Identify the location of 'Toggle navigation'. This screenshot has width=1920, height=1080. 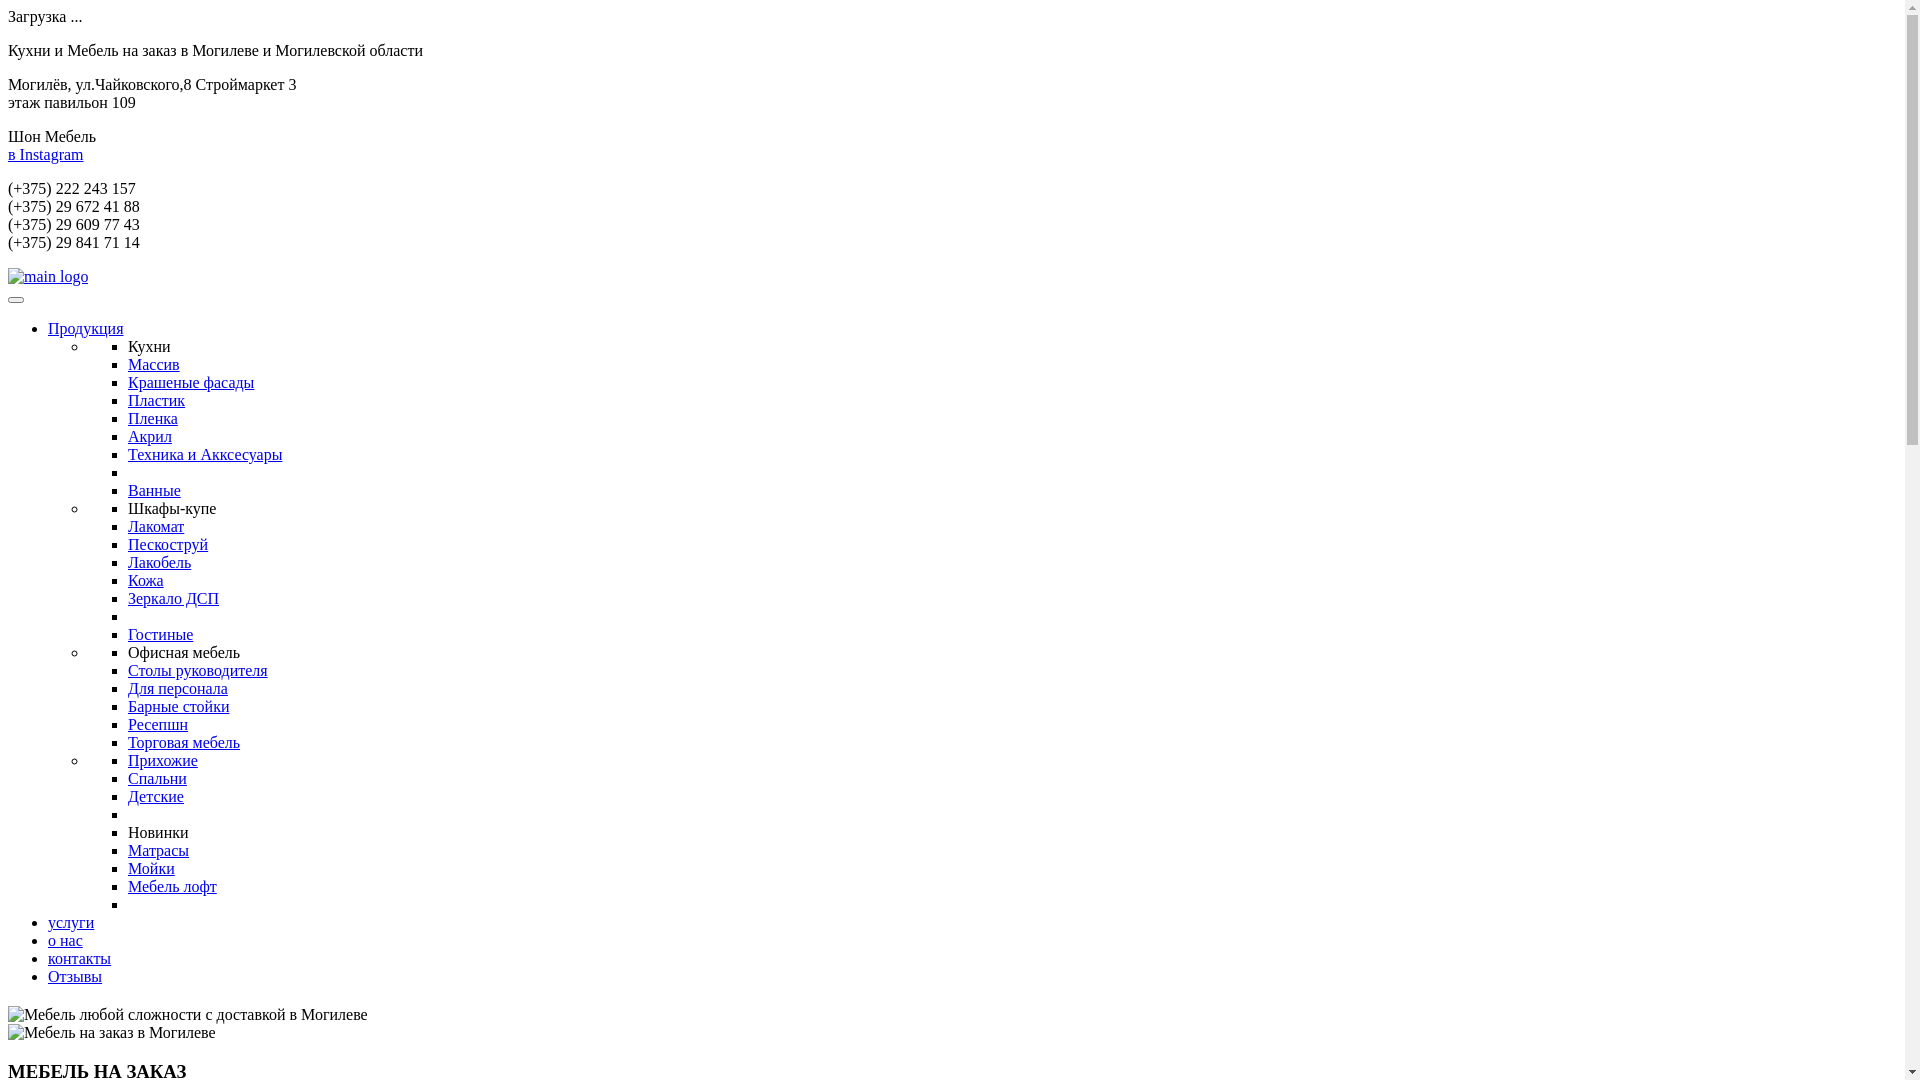
(15, 300).